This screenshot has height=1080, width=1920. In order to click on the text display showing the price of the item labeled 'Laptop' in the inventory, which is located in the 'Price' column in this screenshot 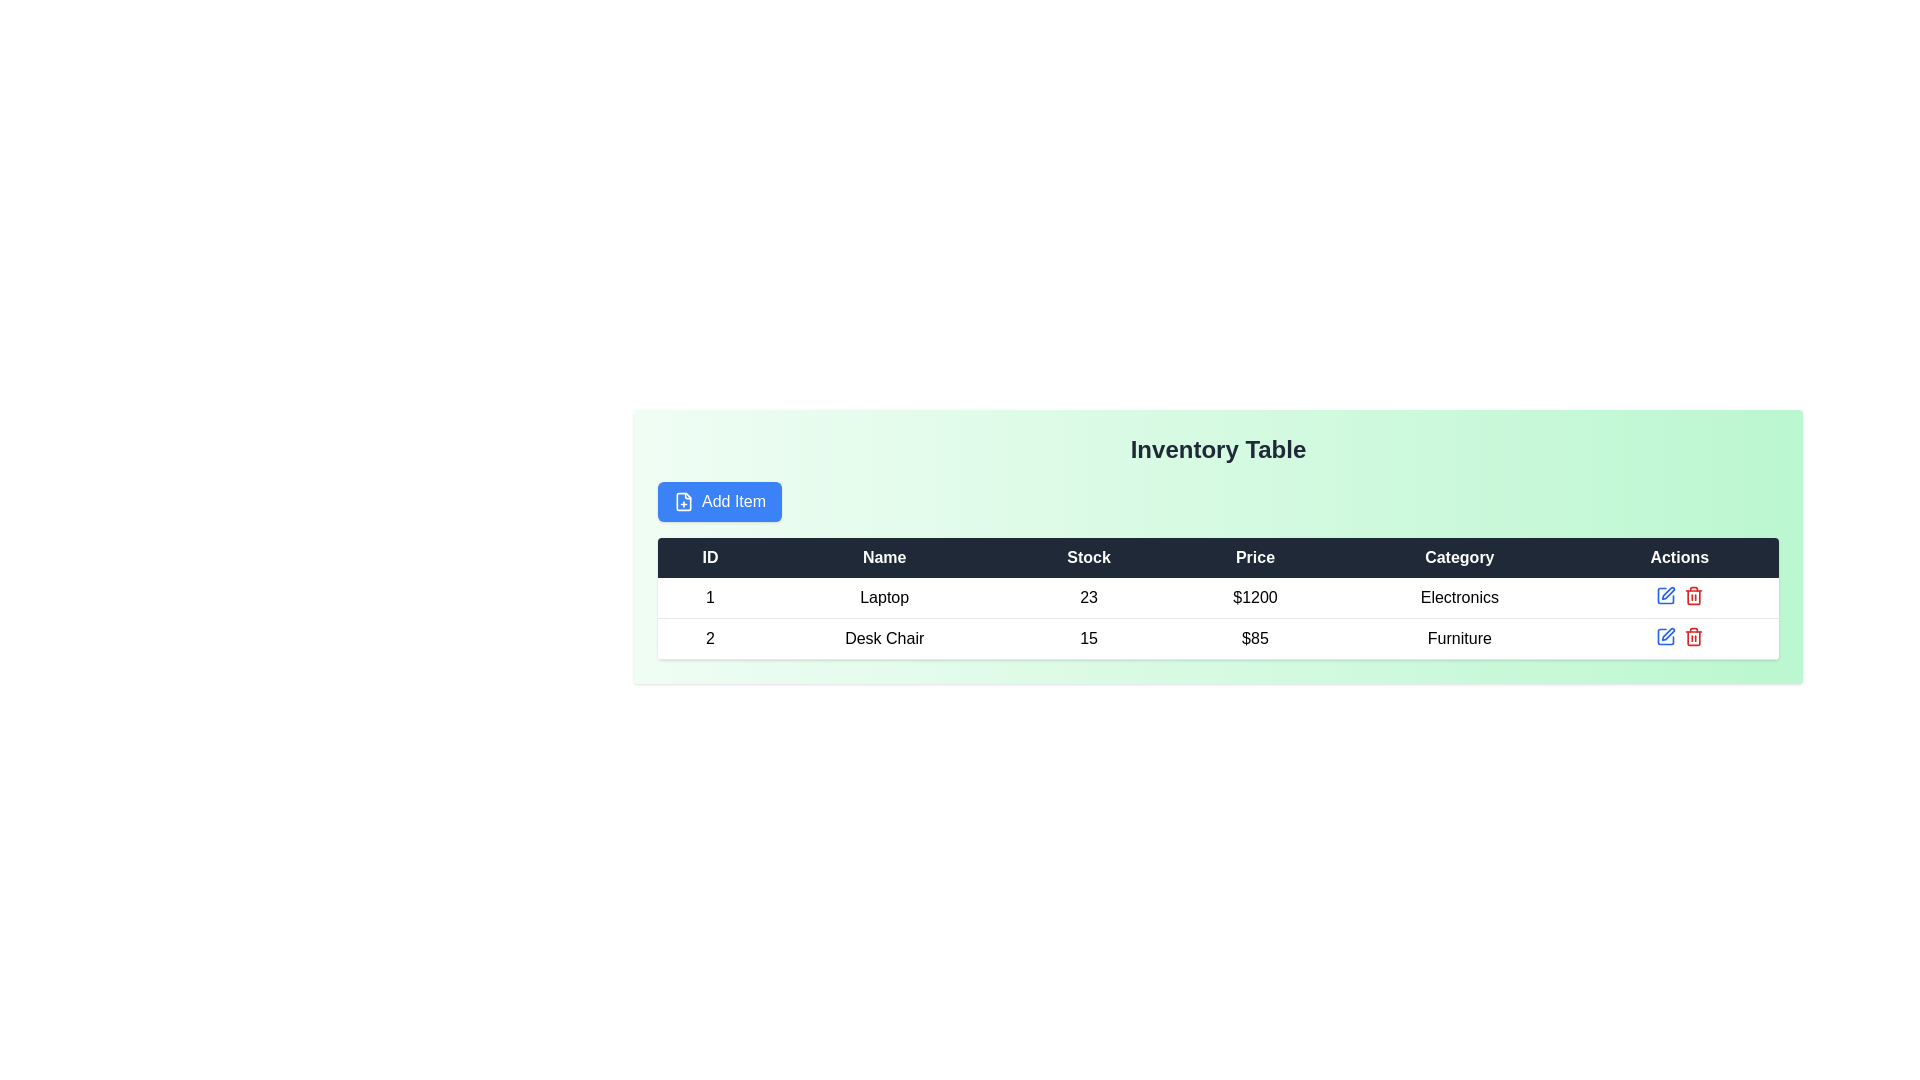, I will do `click(1254, 597)`.